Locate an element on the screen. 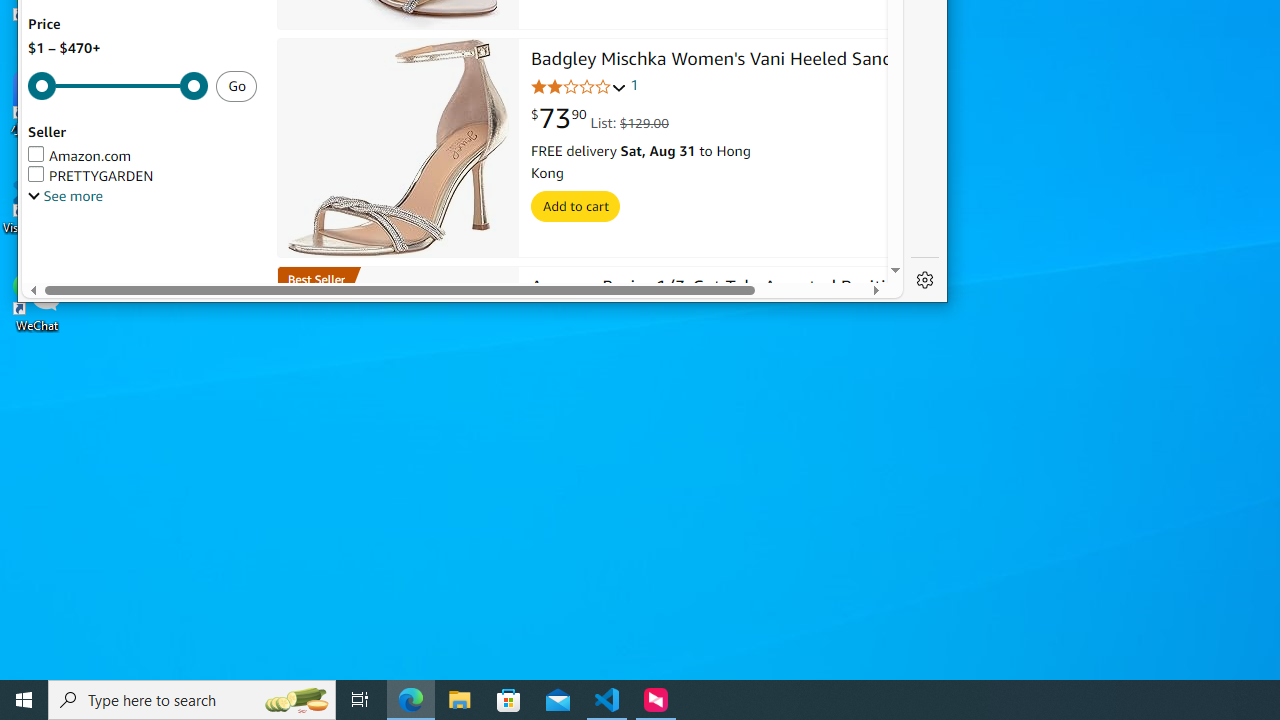 This screenshot has height=720, width=1280. 'Visual Studio Code - 1 running window' is located at coordinates (606, 698).